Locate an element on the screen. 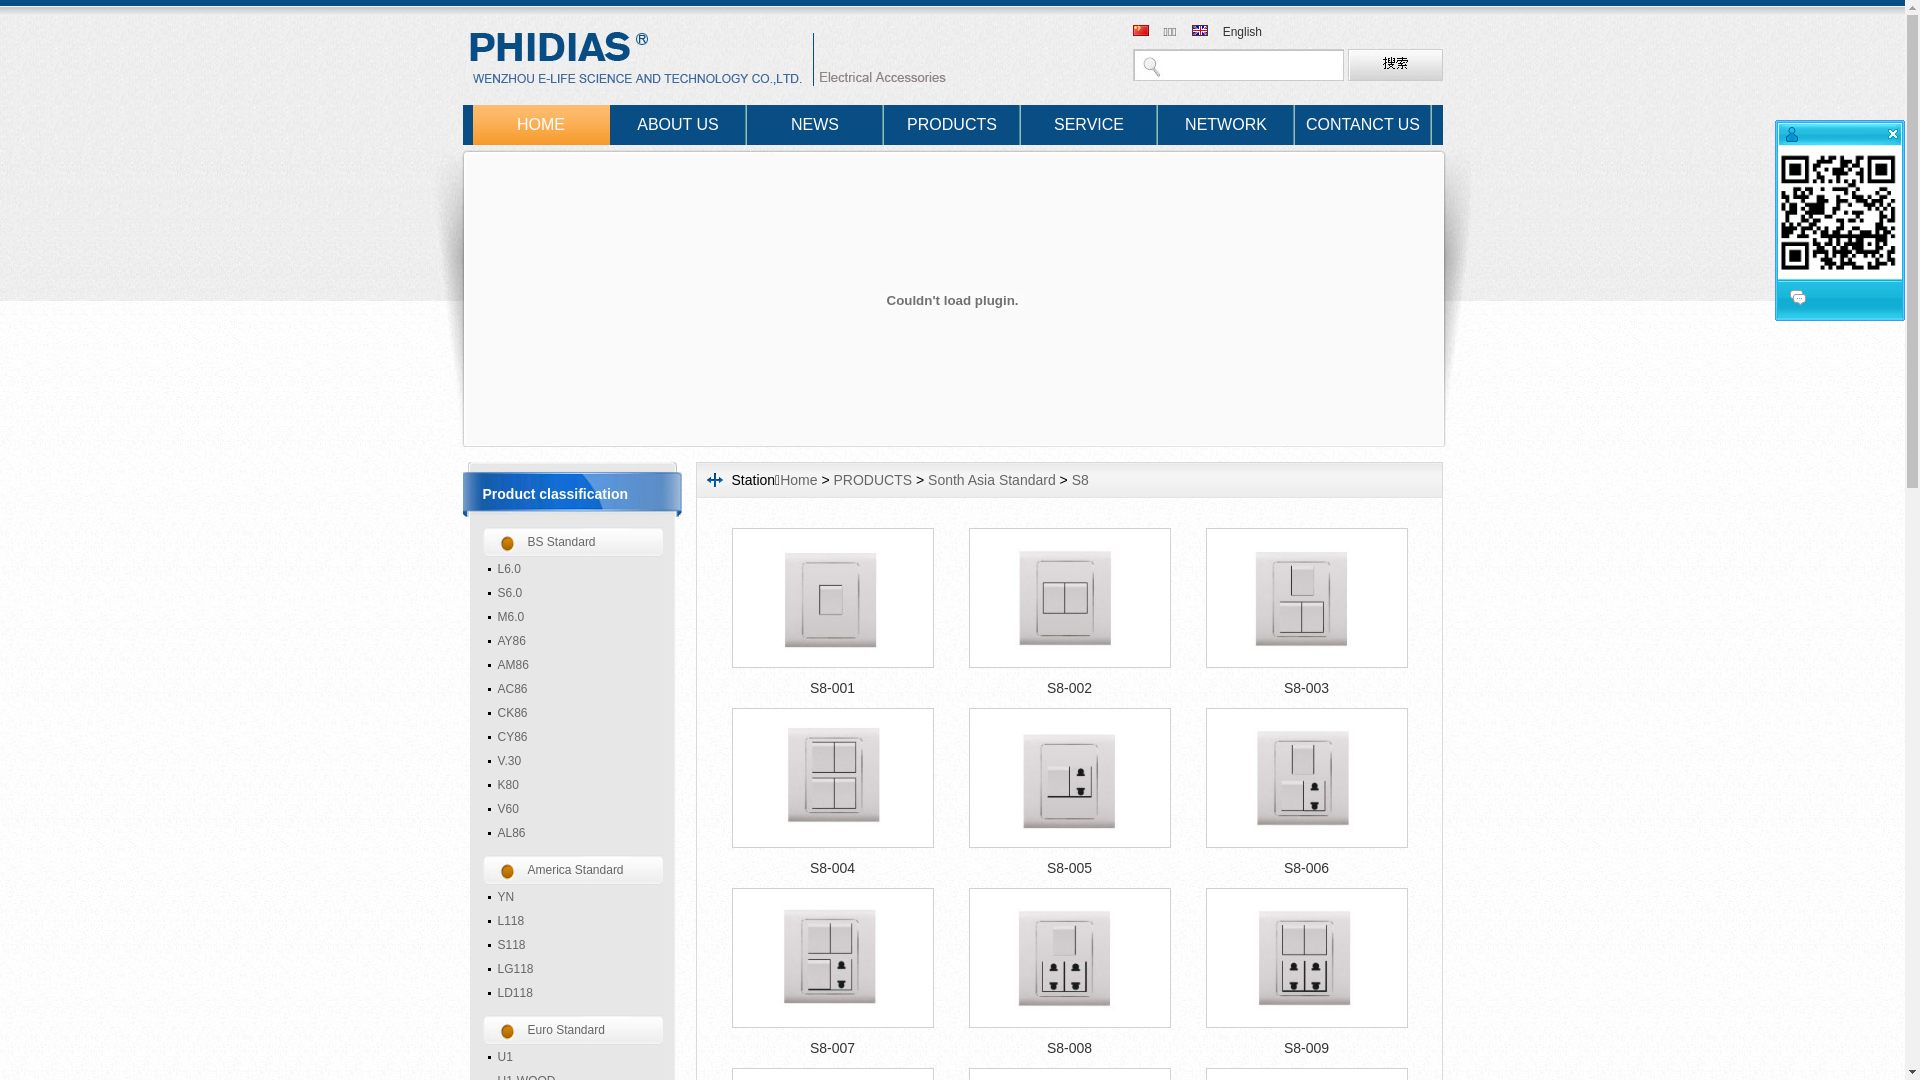  'Home' is located at coordinates (797, 479).